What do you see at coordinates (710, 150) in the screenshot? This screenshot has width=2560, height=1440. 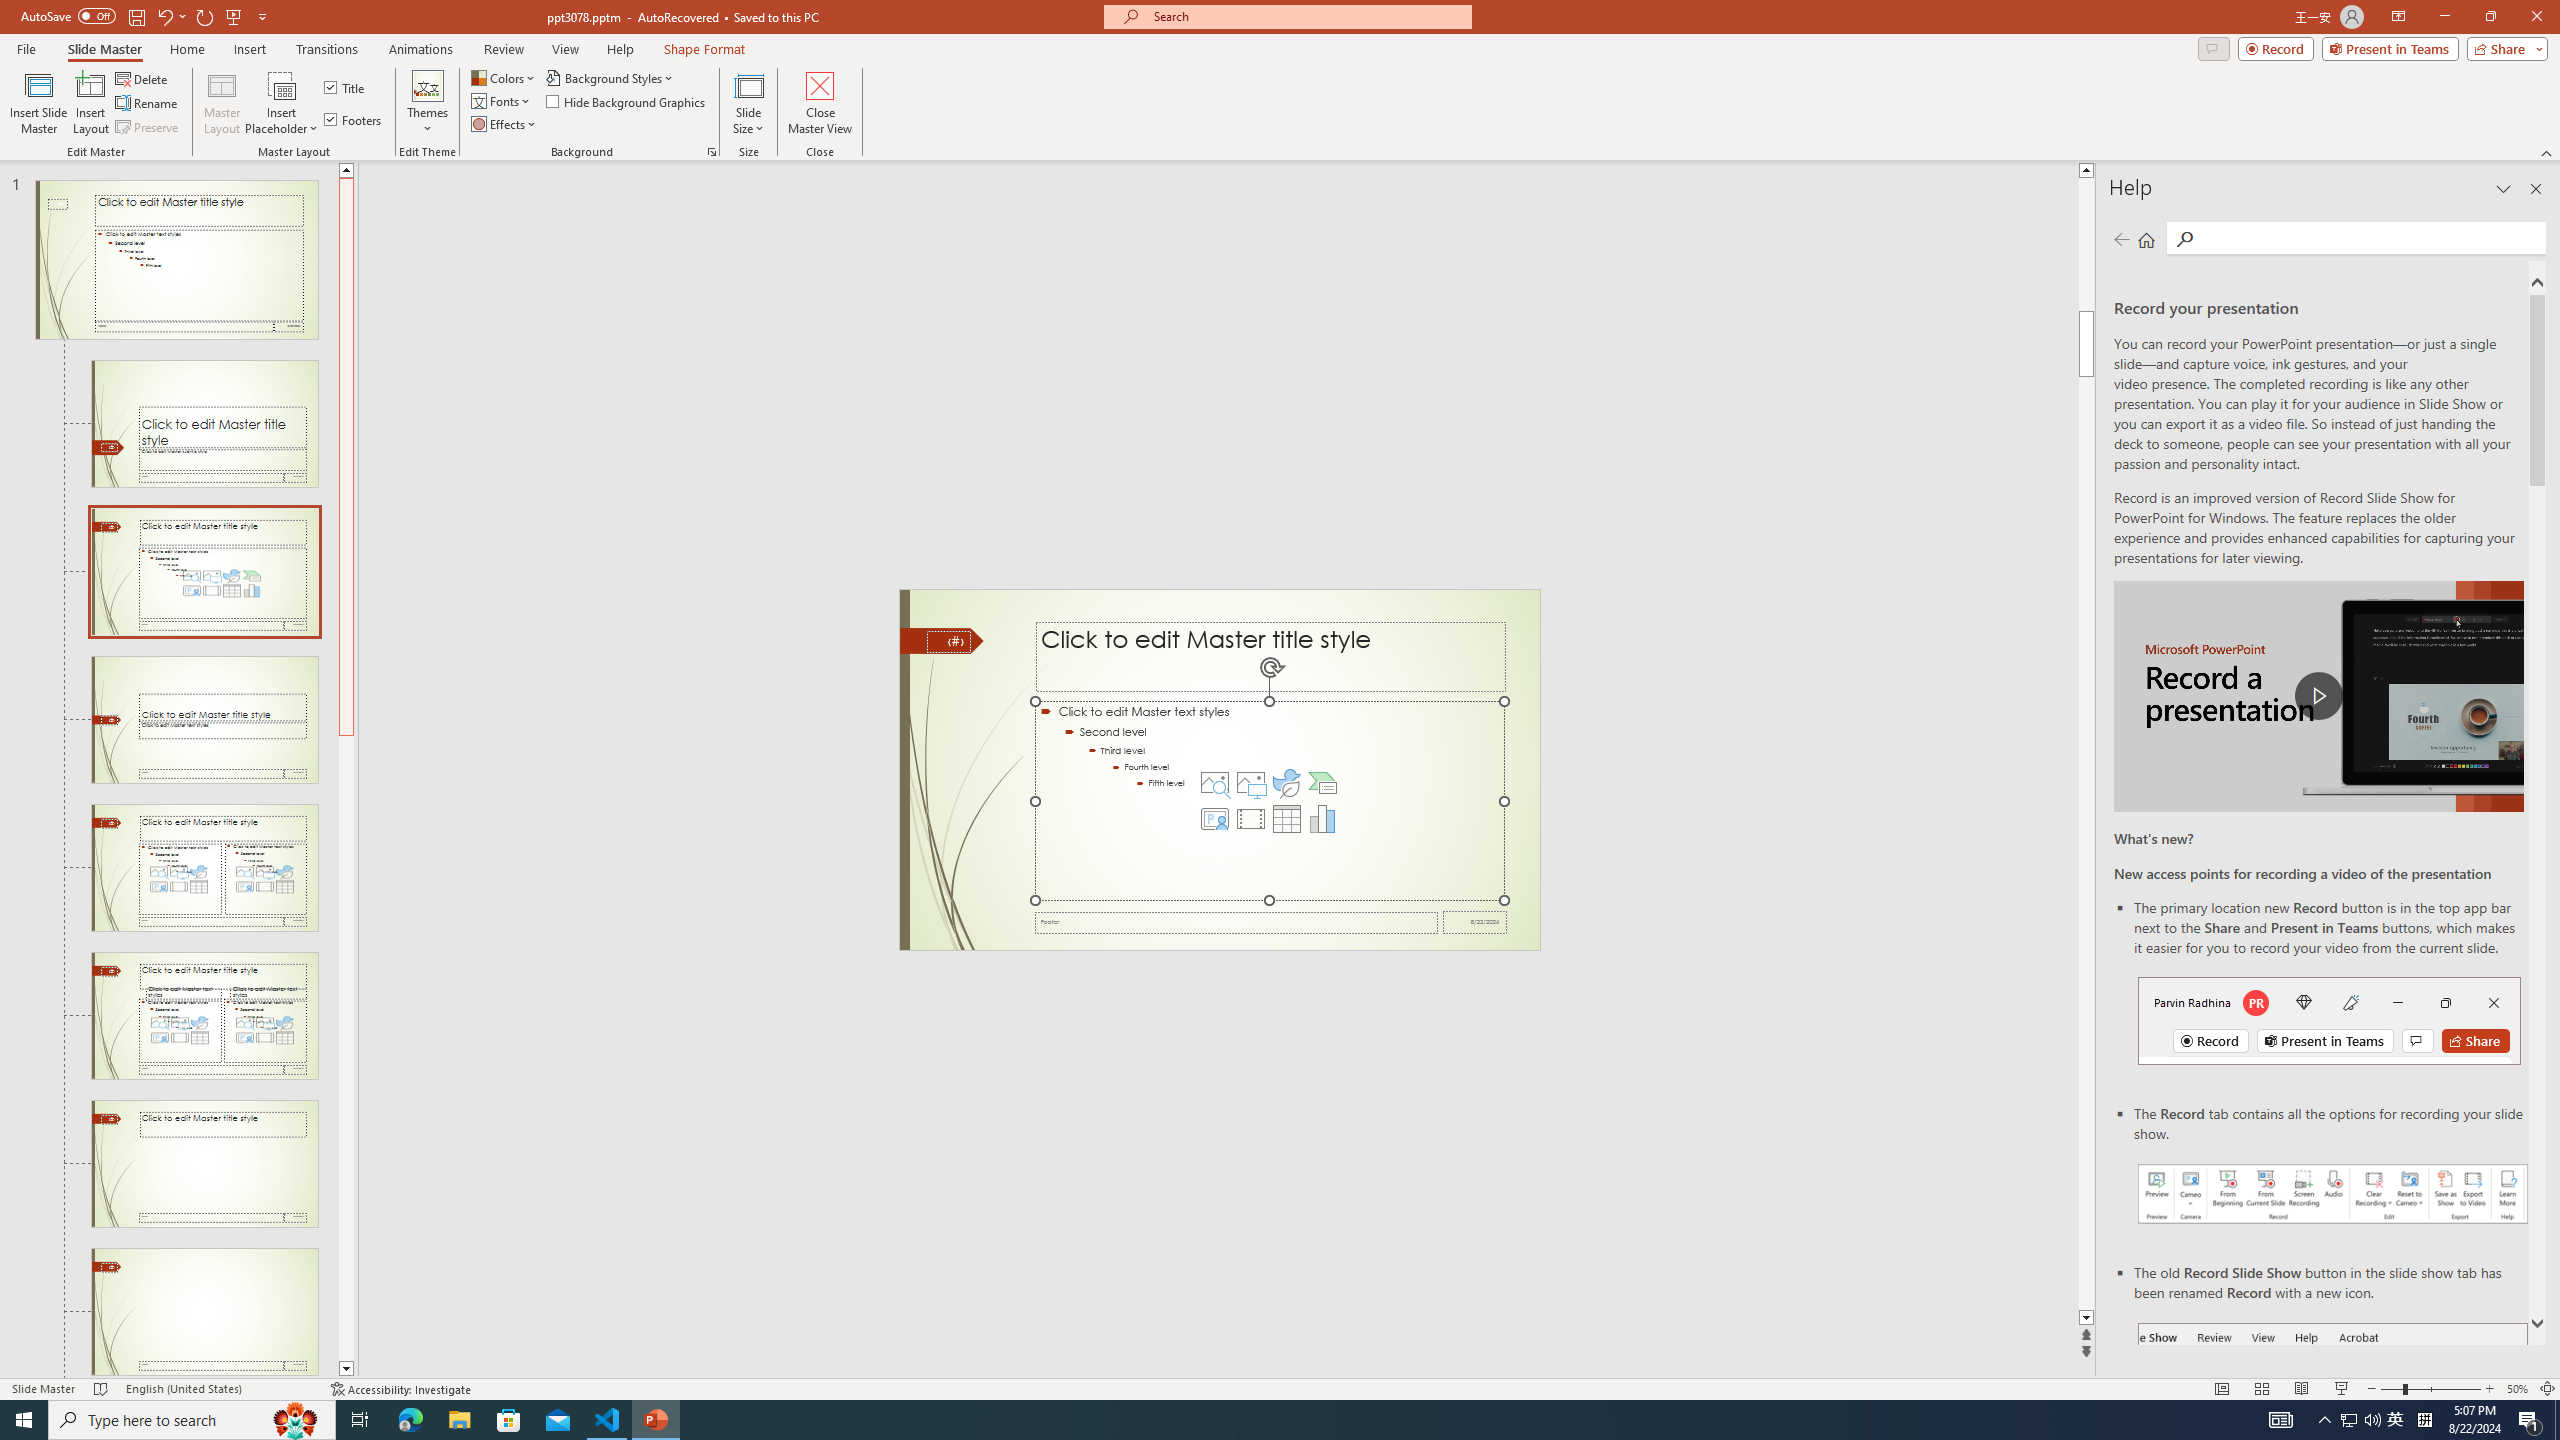 I see `'Format Background...'` at bounding box center [710, 150].